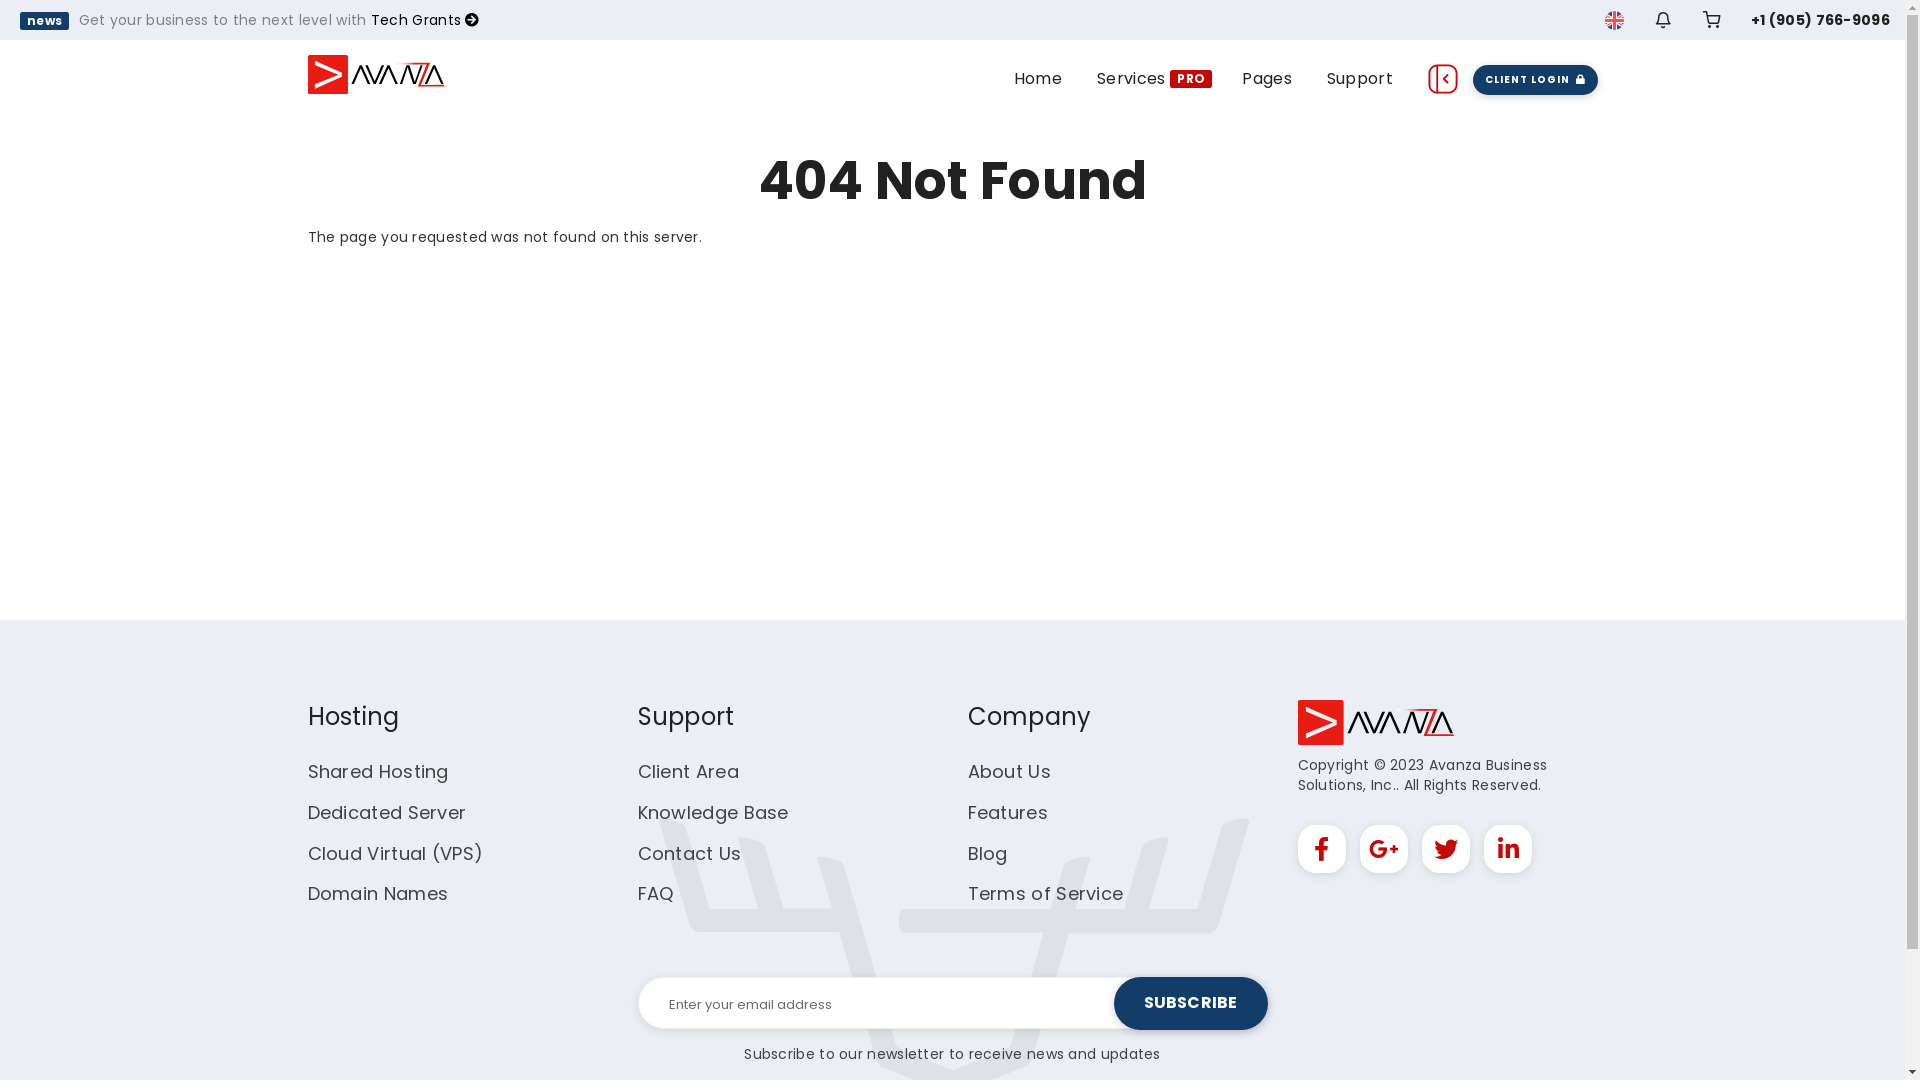 Image resolution: width=1920 pixels, height=1080 pixels. I want to click on 'Home', so click(1037, 76).